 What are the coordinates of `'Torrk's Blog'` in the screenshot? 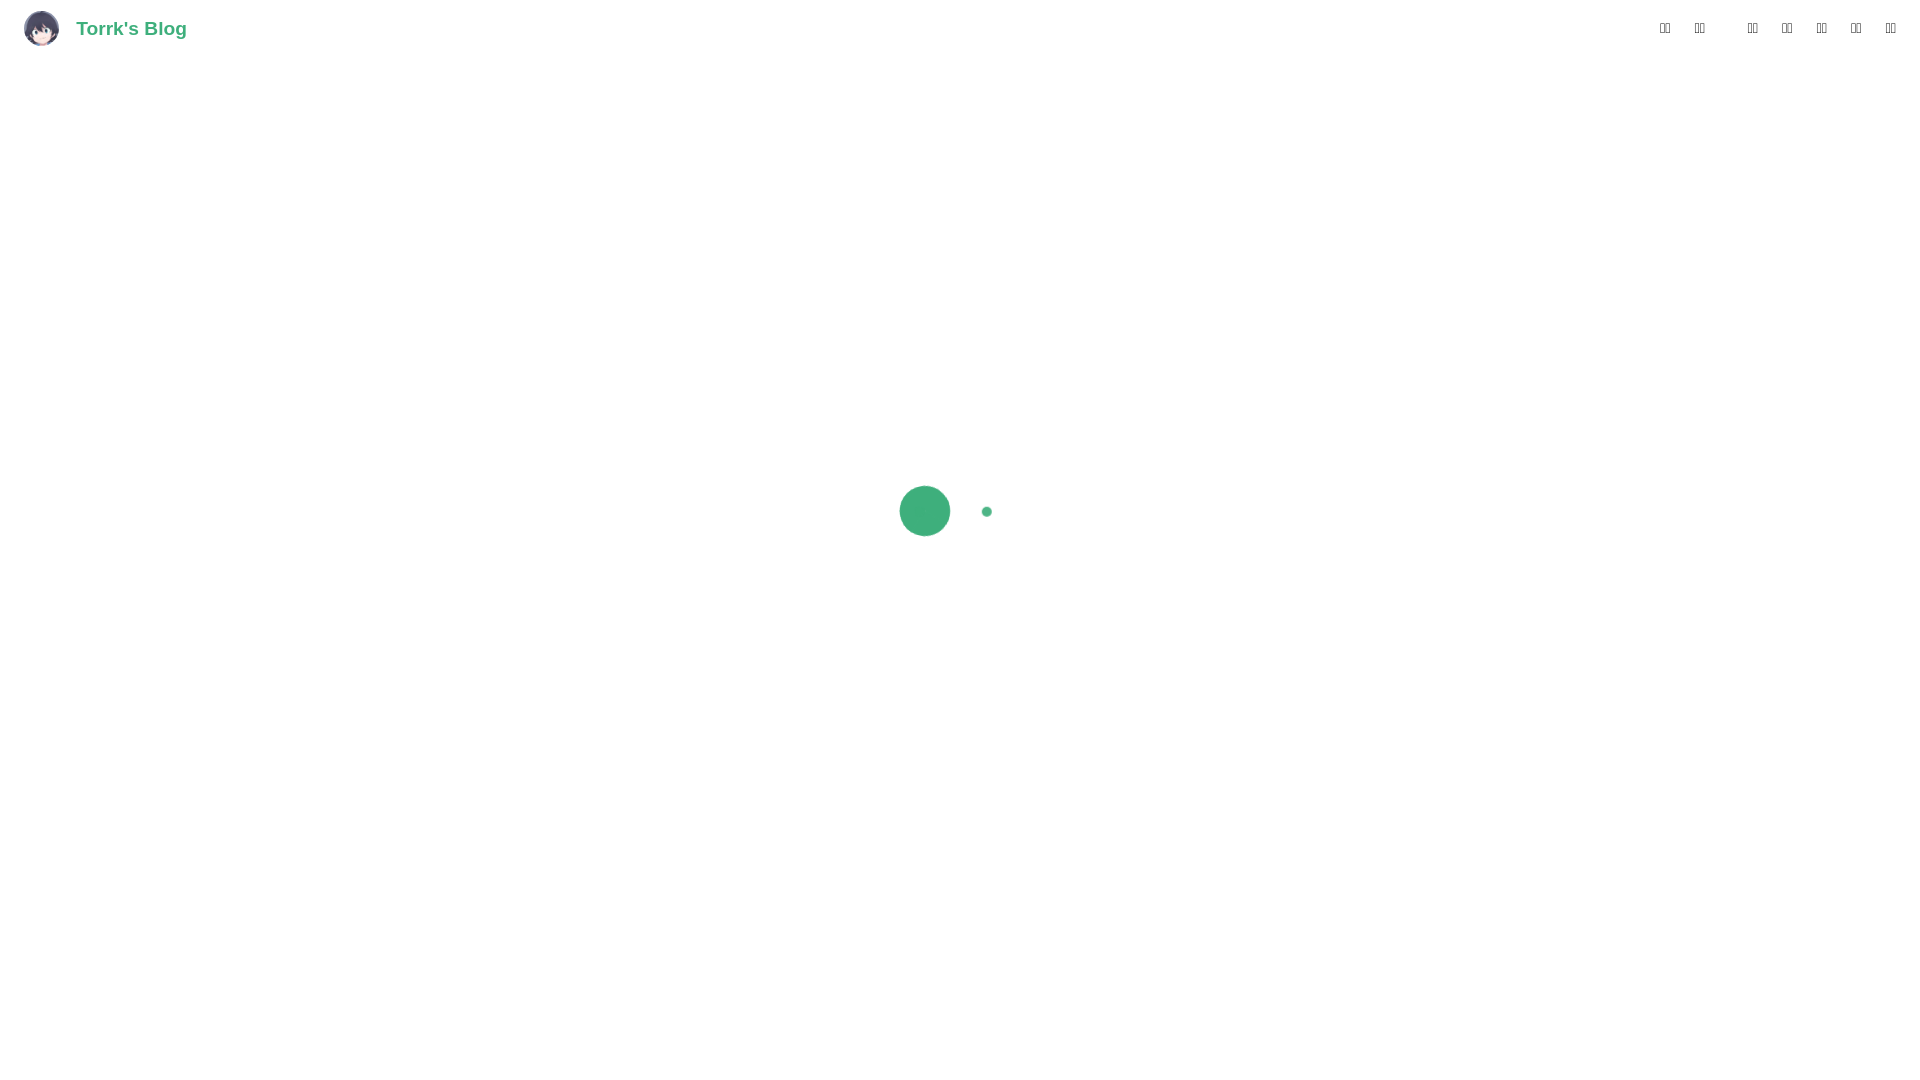 It's located at (104, 29).